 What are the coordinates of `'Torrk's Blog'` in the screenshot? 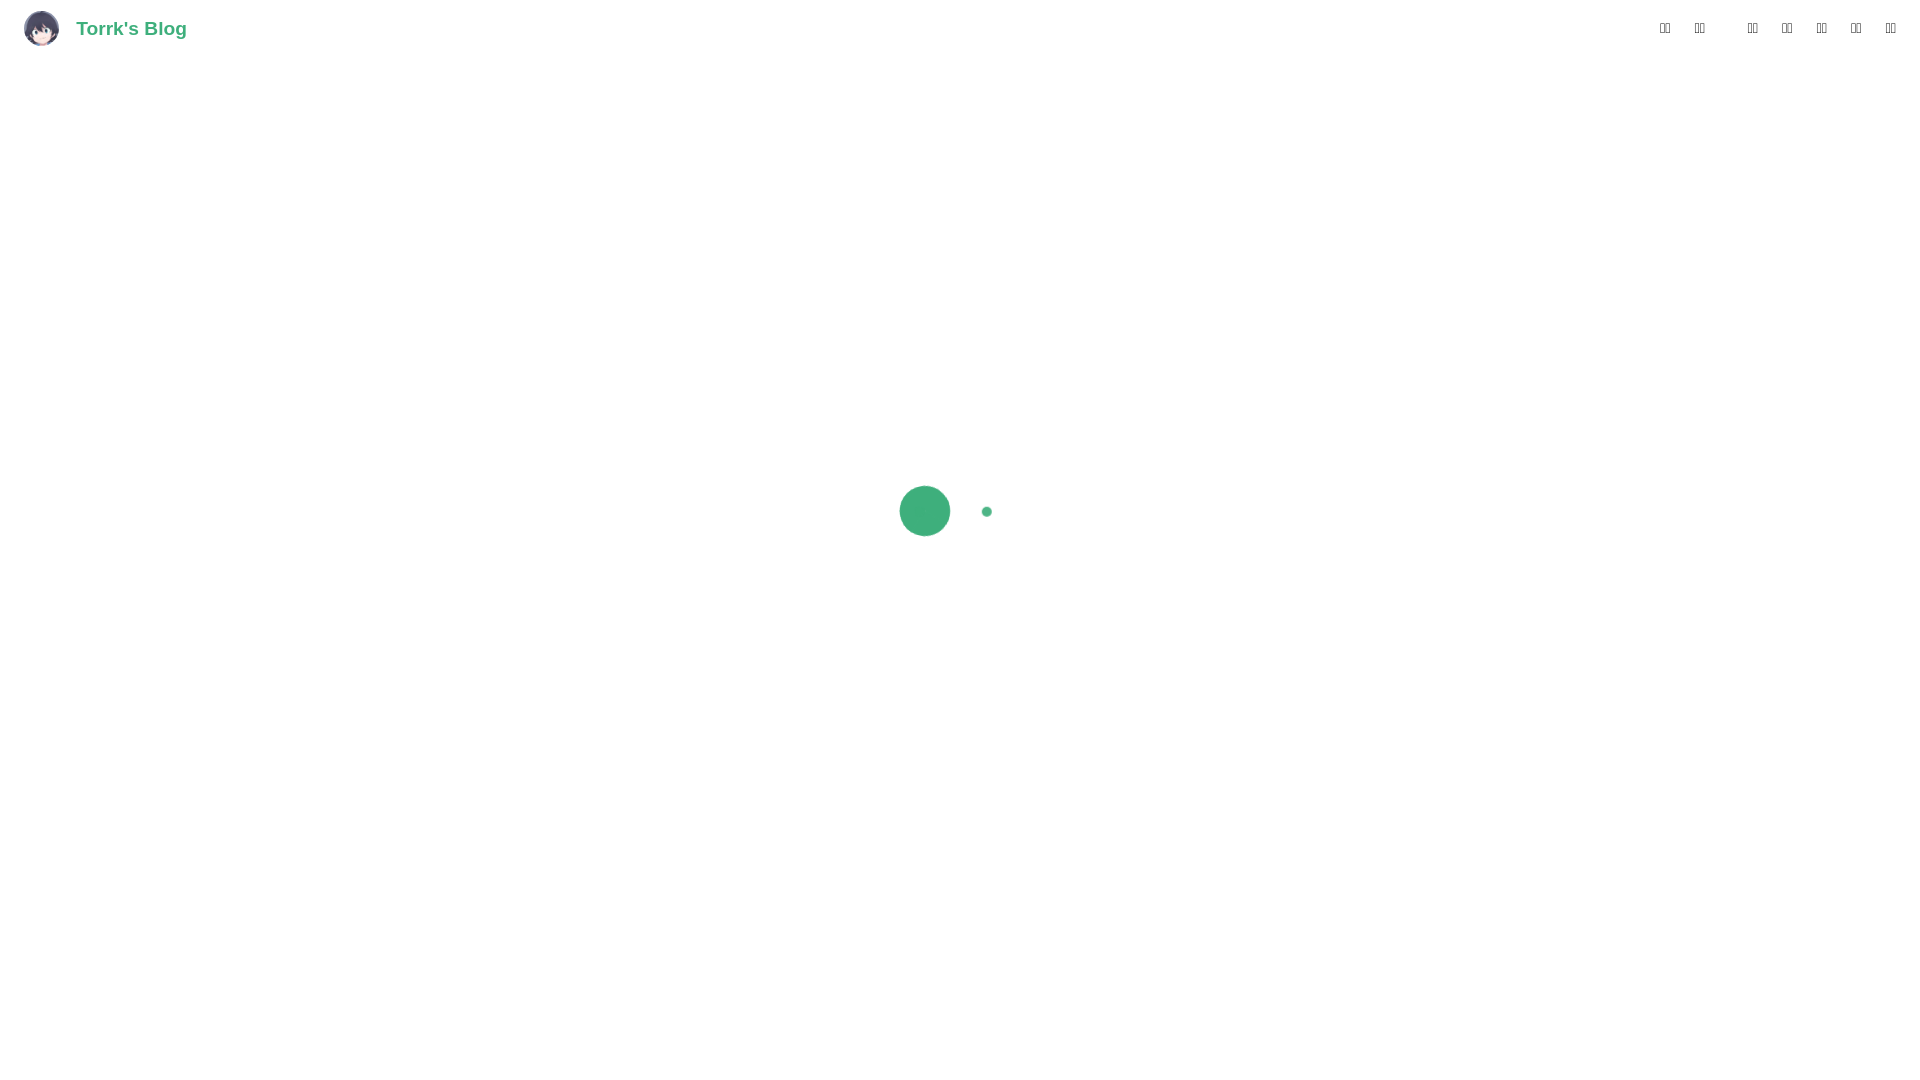 It's located at (104, 29).